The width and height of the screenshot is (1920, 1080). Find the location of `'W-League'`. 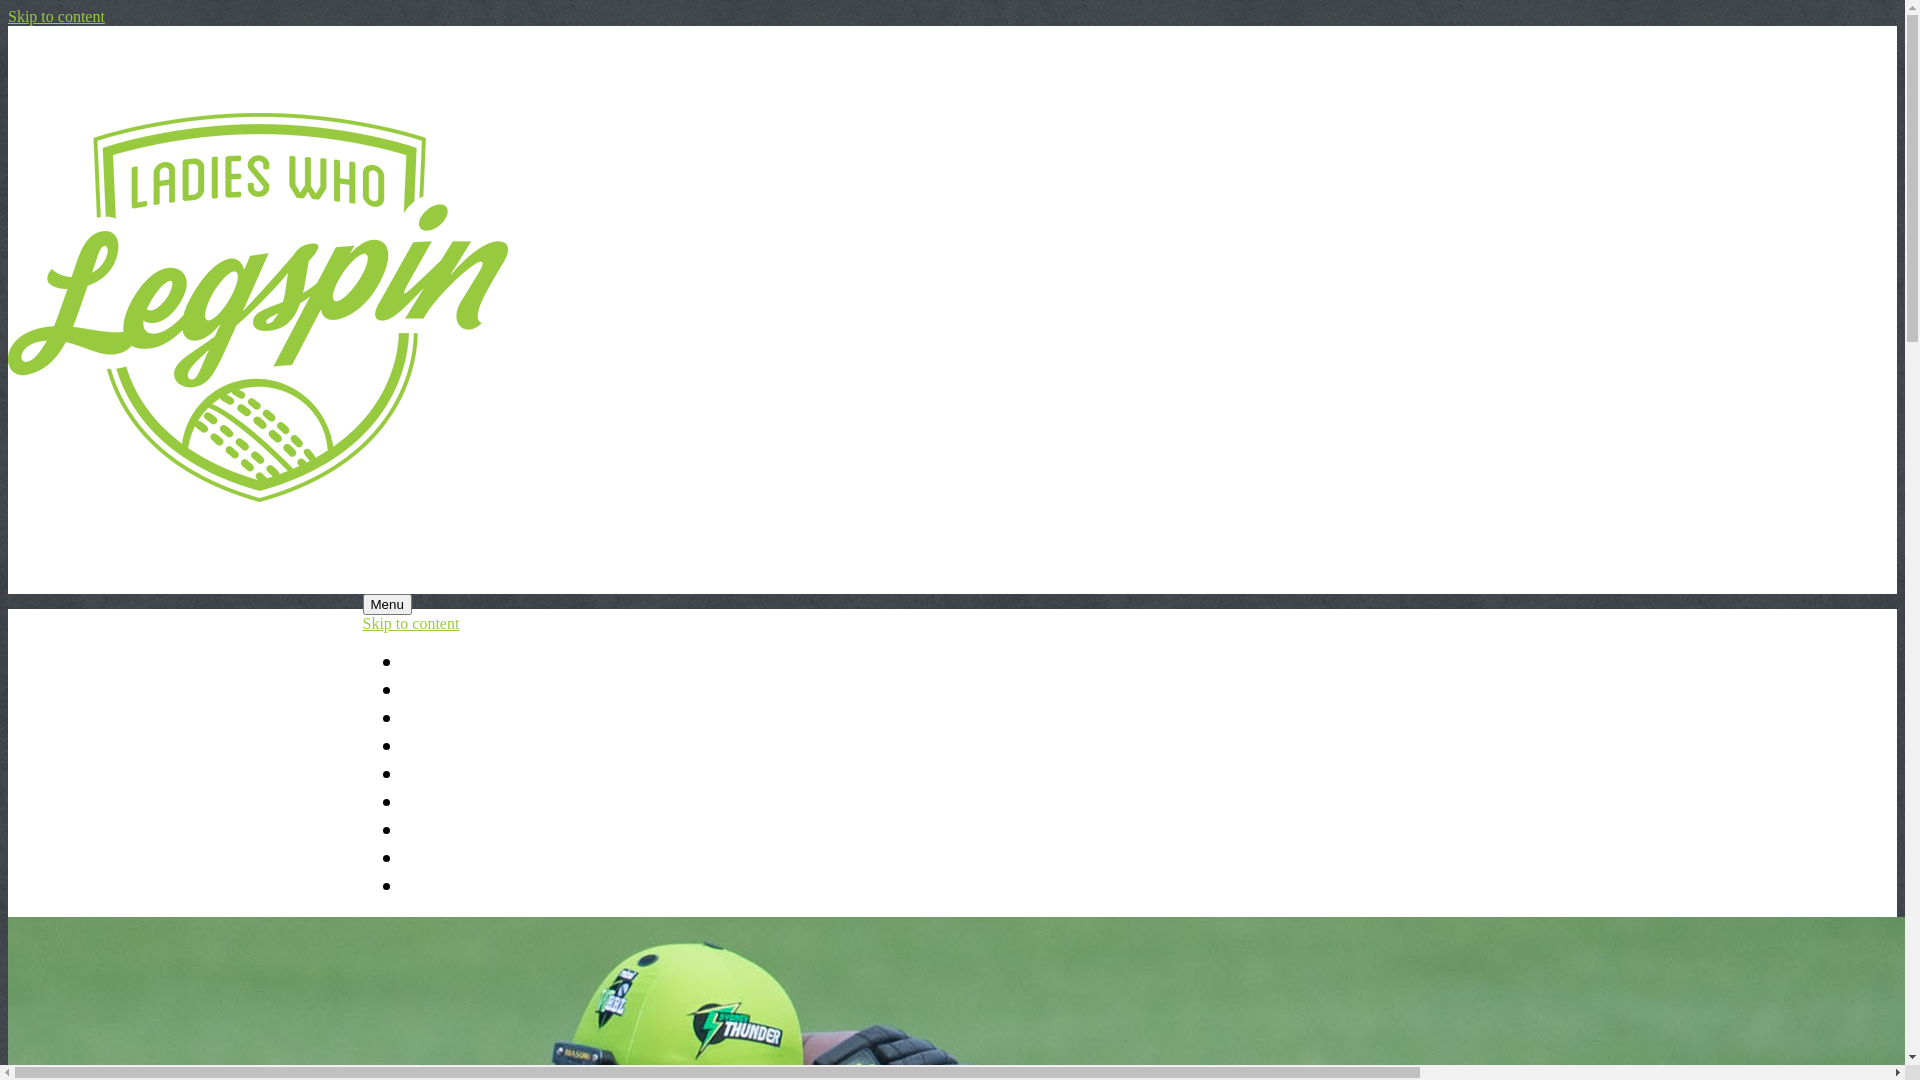

'W-League' is located at coordinates (445, 801).